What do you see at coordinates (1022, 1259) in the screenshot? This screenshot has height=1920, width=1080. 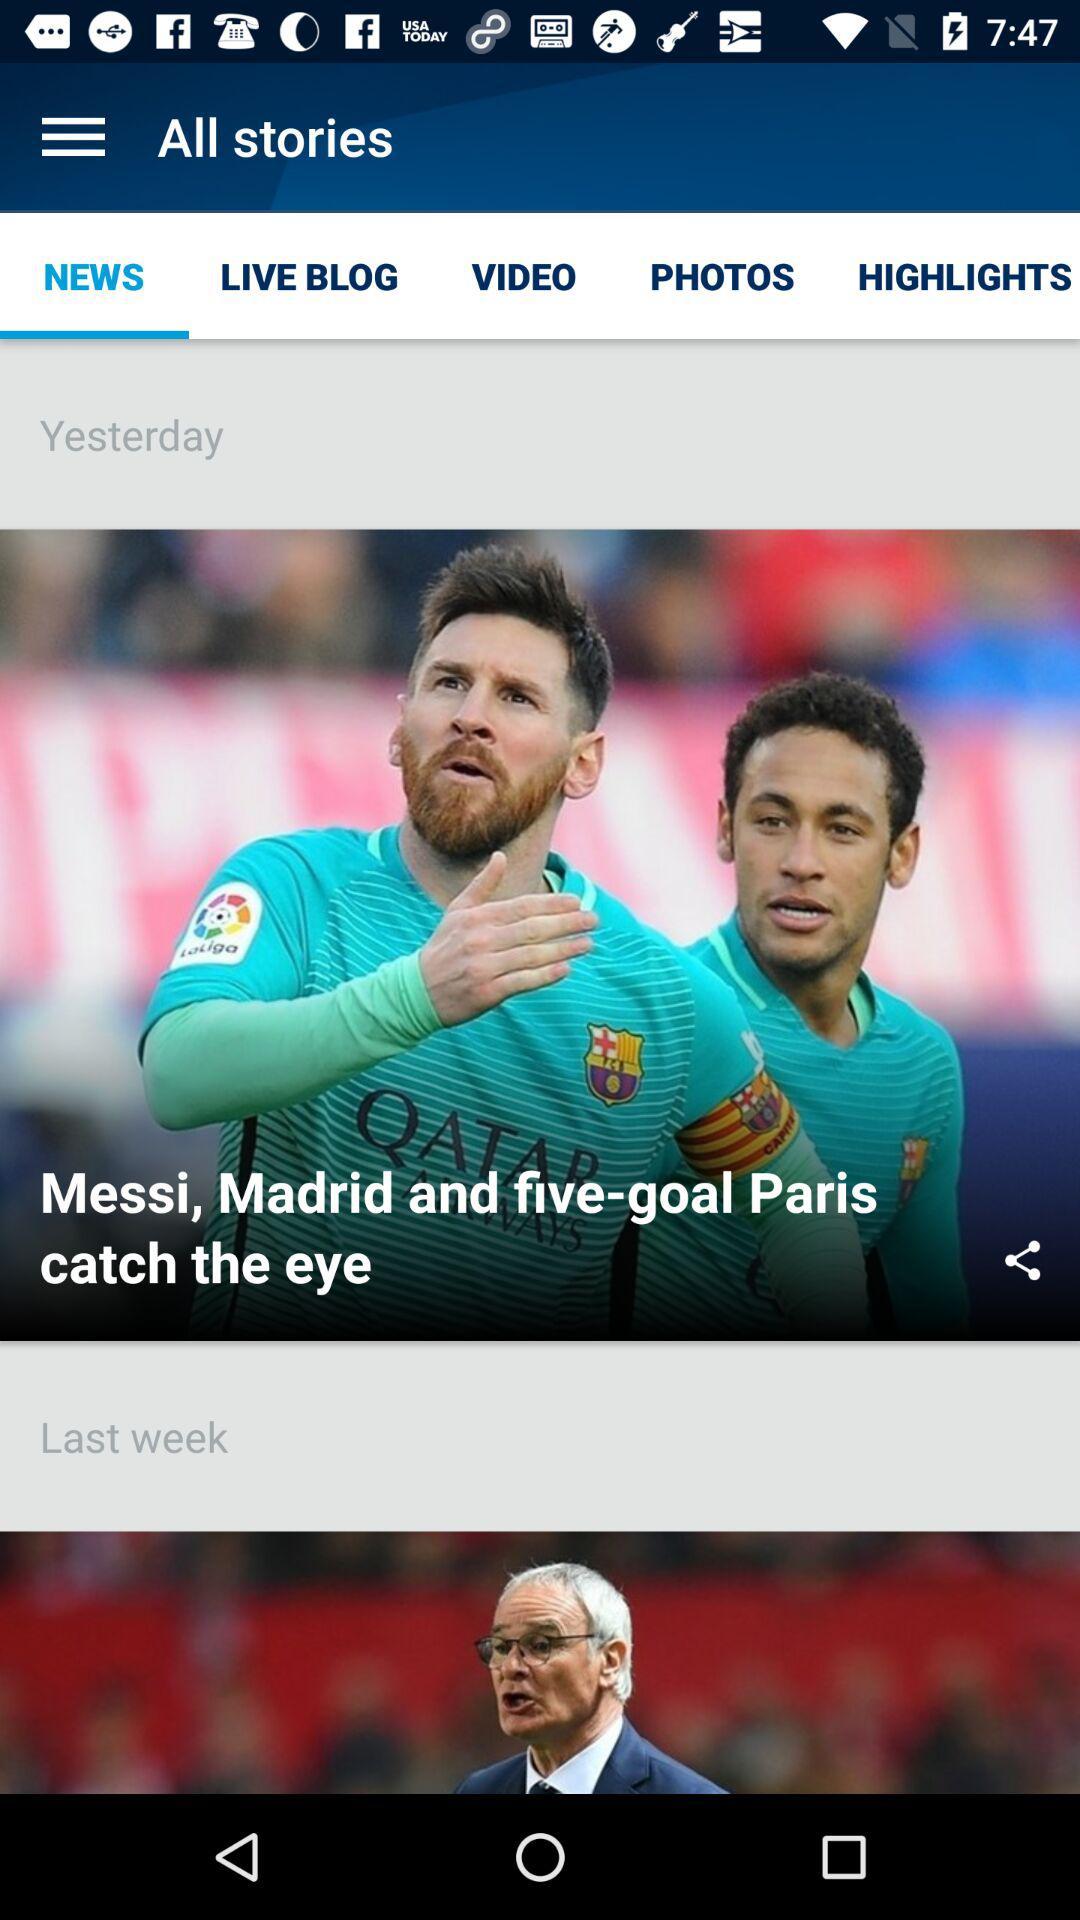 I see `icon above the last week item` at bounding box center [1022, 1259].